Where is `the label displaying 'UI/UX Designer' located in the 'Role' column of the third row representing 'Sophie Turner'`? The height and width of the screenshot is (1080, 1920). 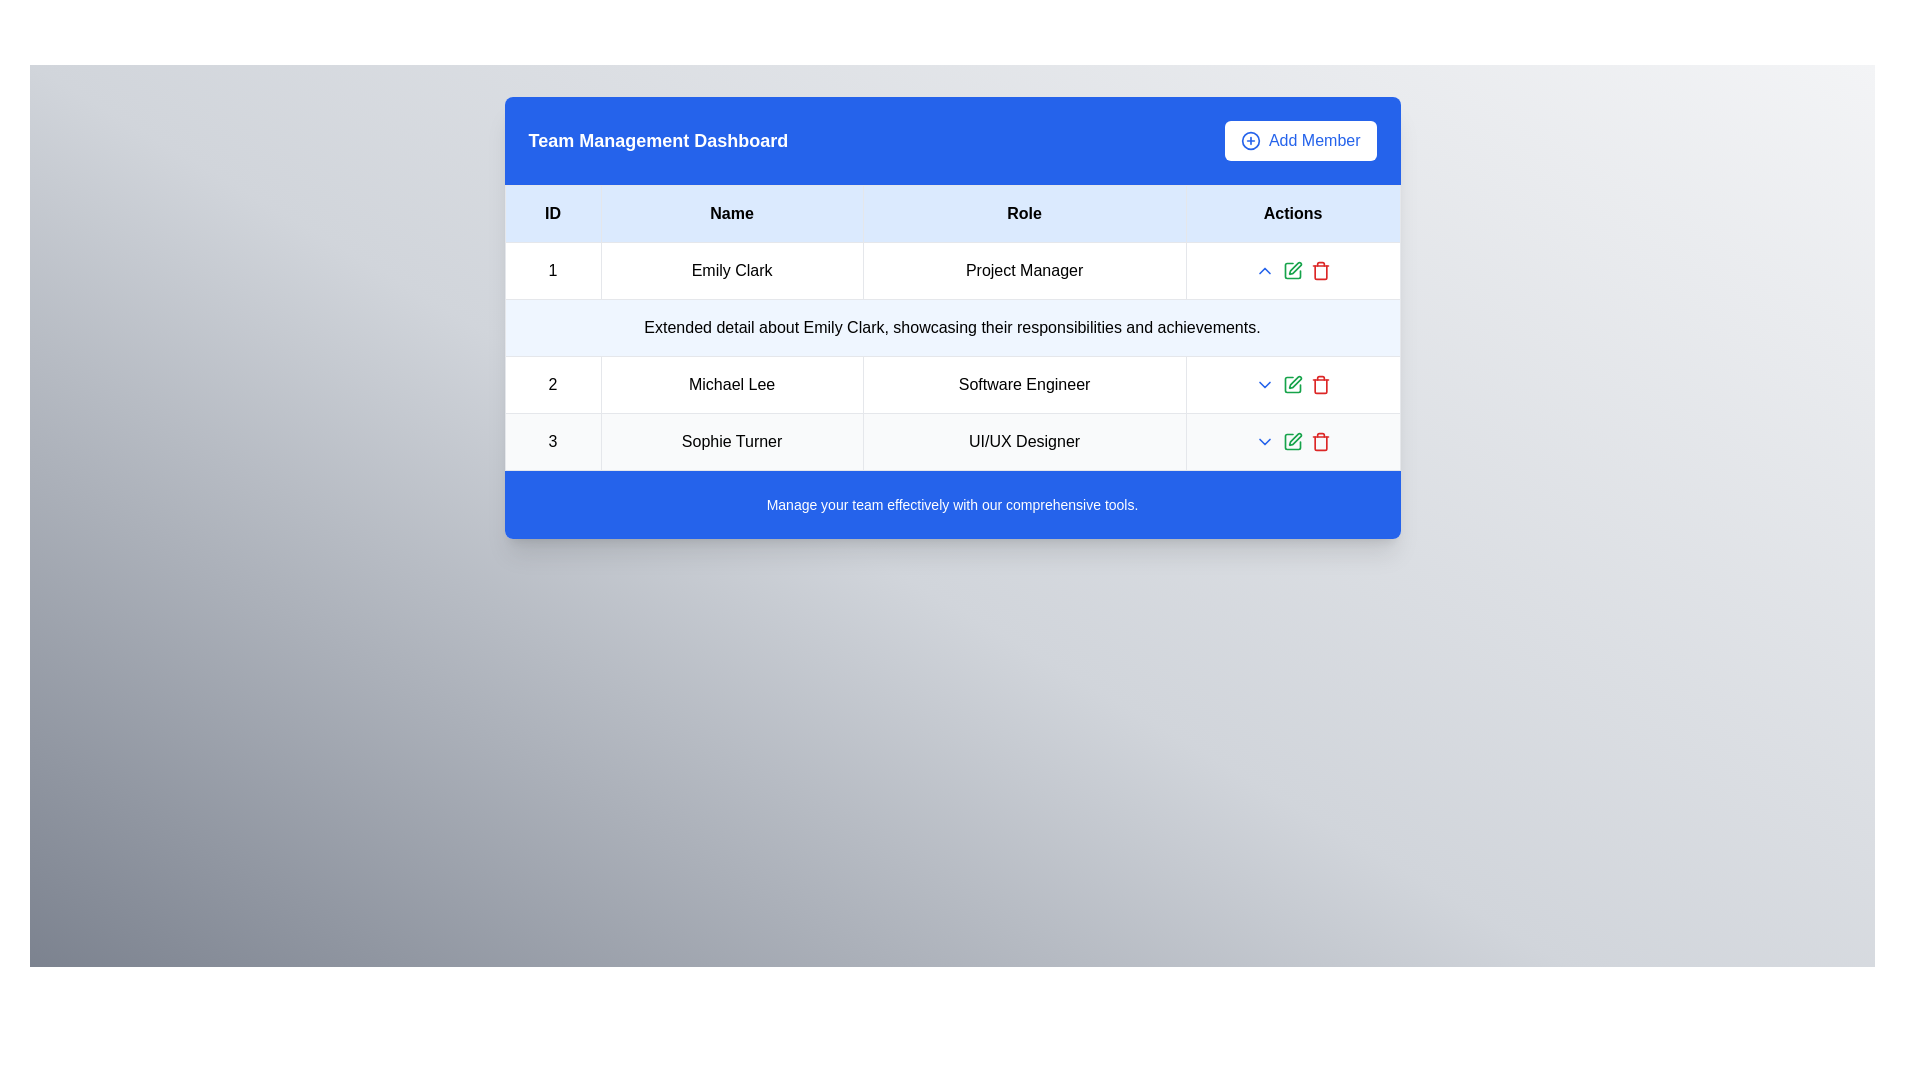
the label displaying 'UI/UX Designer' located in the 'Role' column of the third row representing 'Sophie Turner' is located at coordinates (1024, 441).